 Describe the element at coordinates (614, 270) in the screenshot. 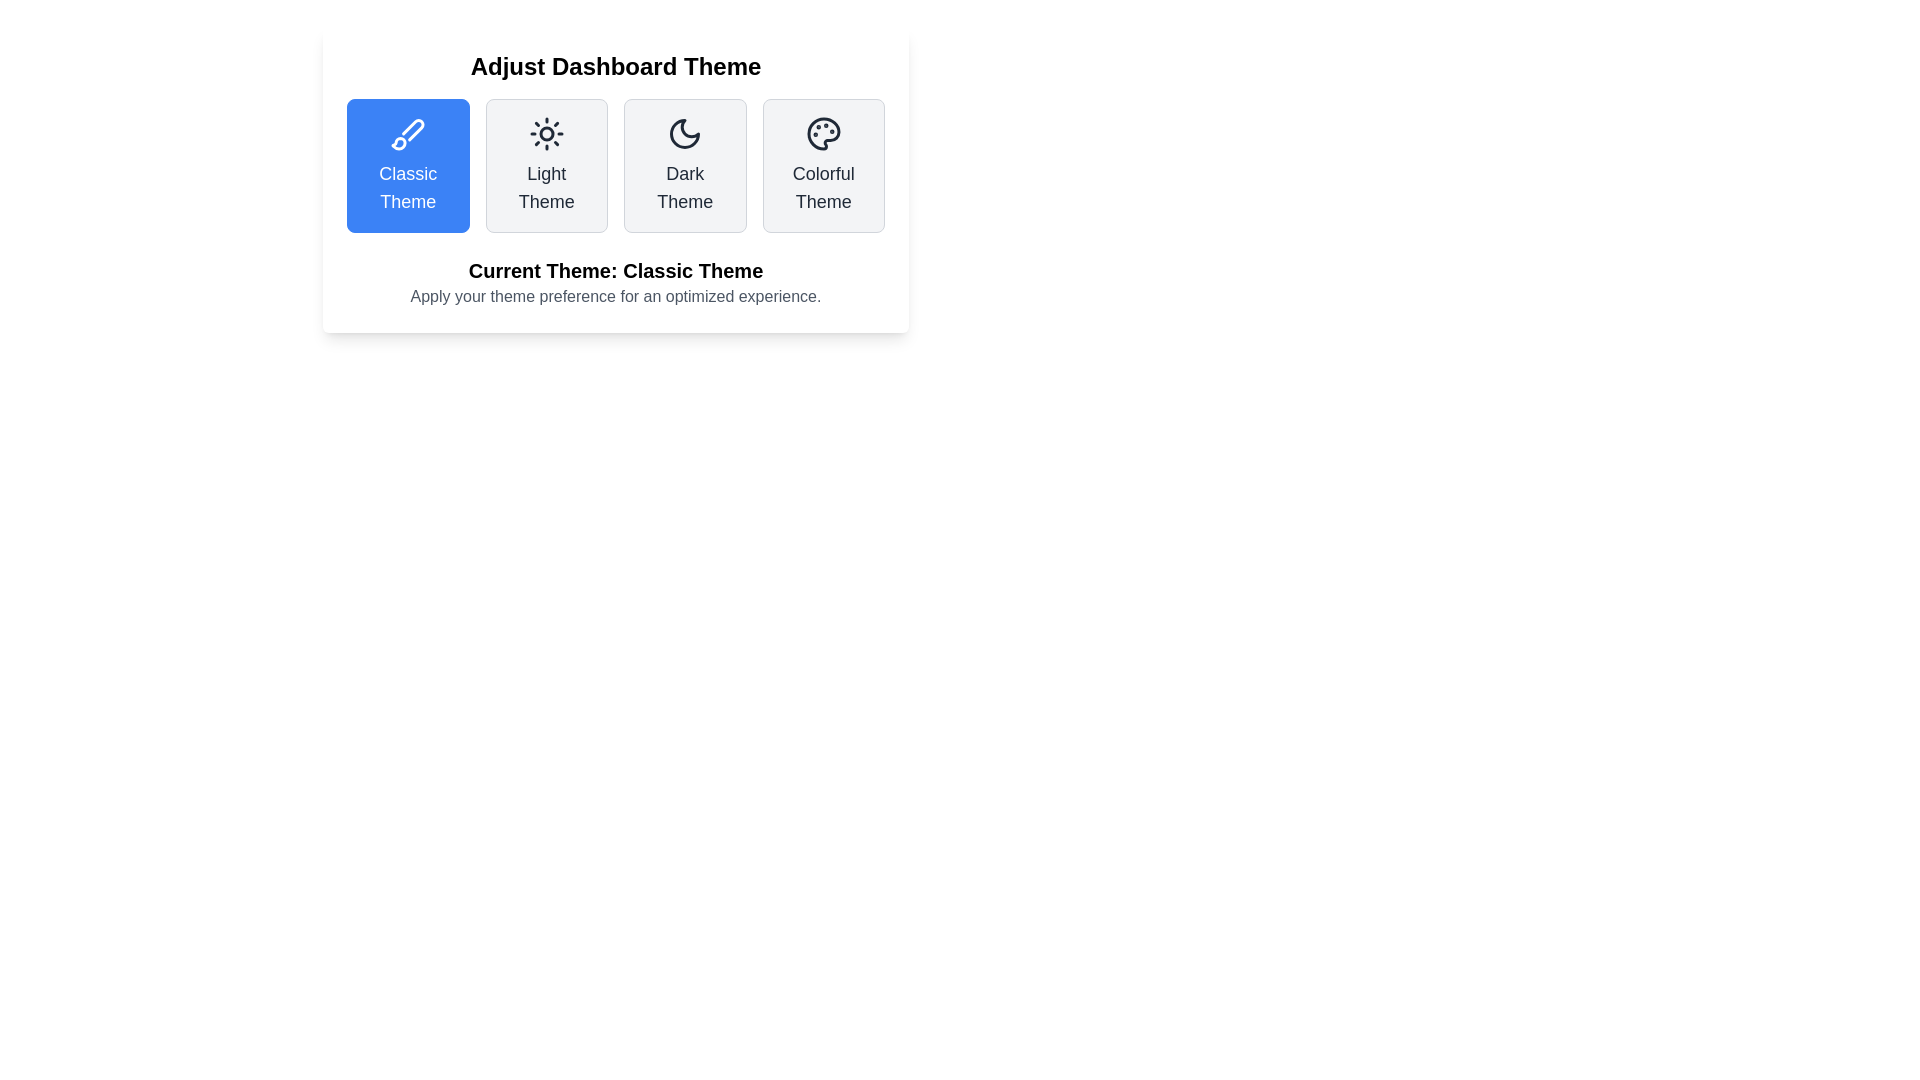

I see `the text label displaying 'Current Theme: Classic Theme' located in the 'Adjust Dashboard Theme' section` at that location.